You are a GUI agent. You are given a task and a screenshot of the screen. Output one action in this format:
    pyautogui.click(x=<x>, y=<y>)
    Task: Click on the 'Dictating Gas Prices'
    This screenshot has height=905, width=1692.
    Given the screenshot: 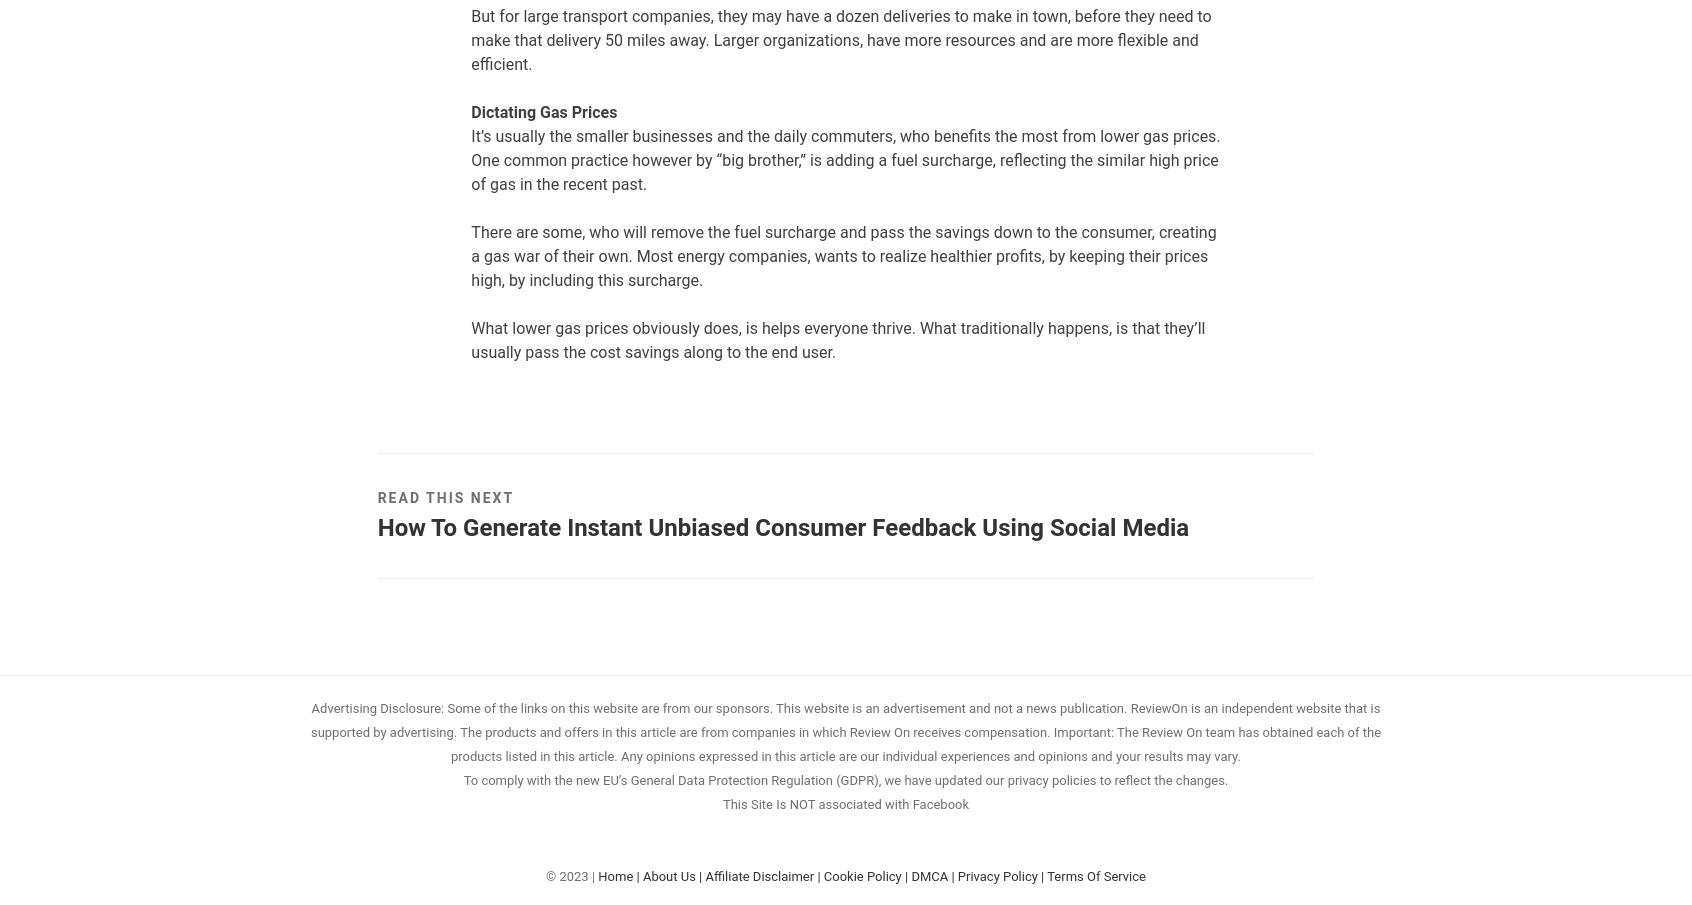 What is the action you would take?
    pyautogui.click(x=470, y=110)
    